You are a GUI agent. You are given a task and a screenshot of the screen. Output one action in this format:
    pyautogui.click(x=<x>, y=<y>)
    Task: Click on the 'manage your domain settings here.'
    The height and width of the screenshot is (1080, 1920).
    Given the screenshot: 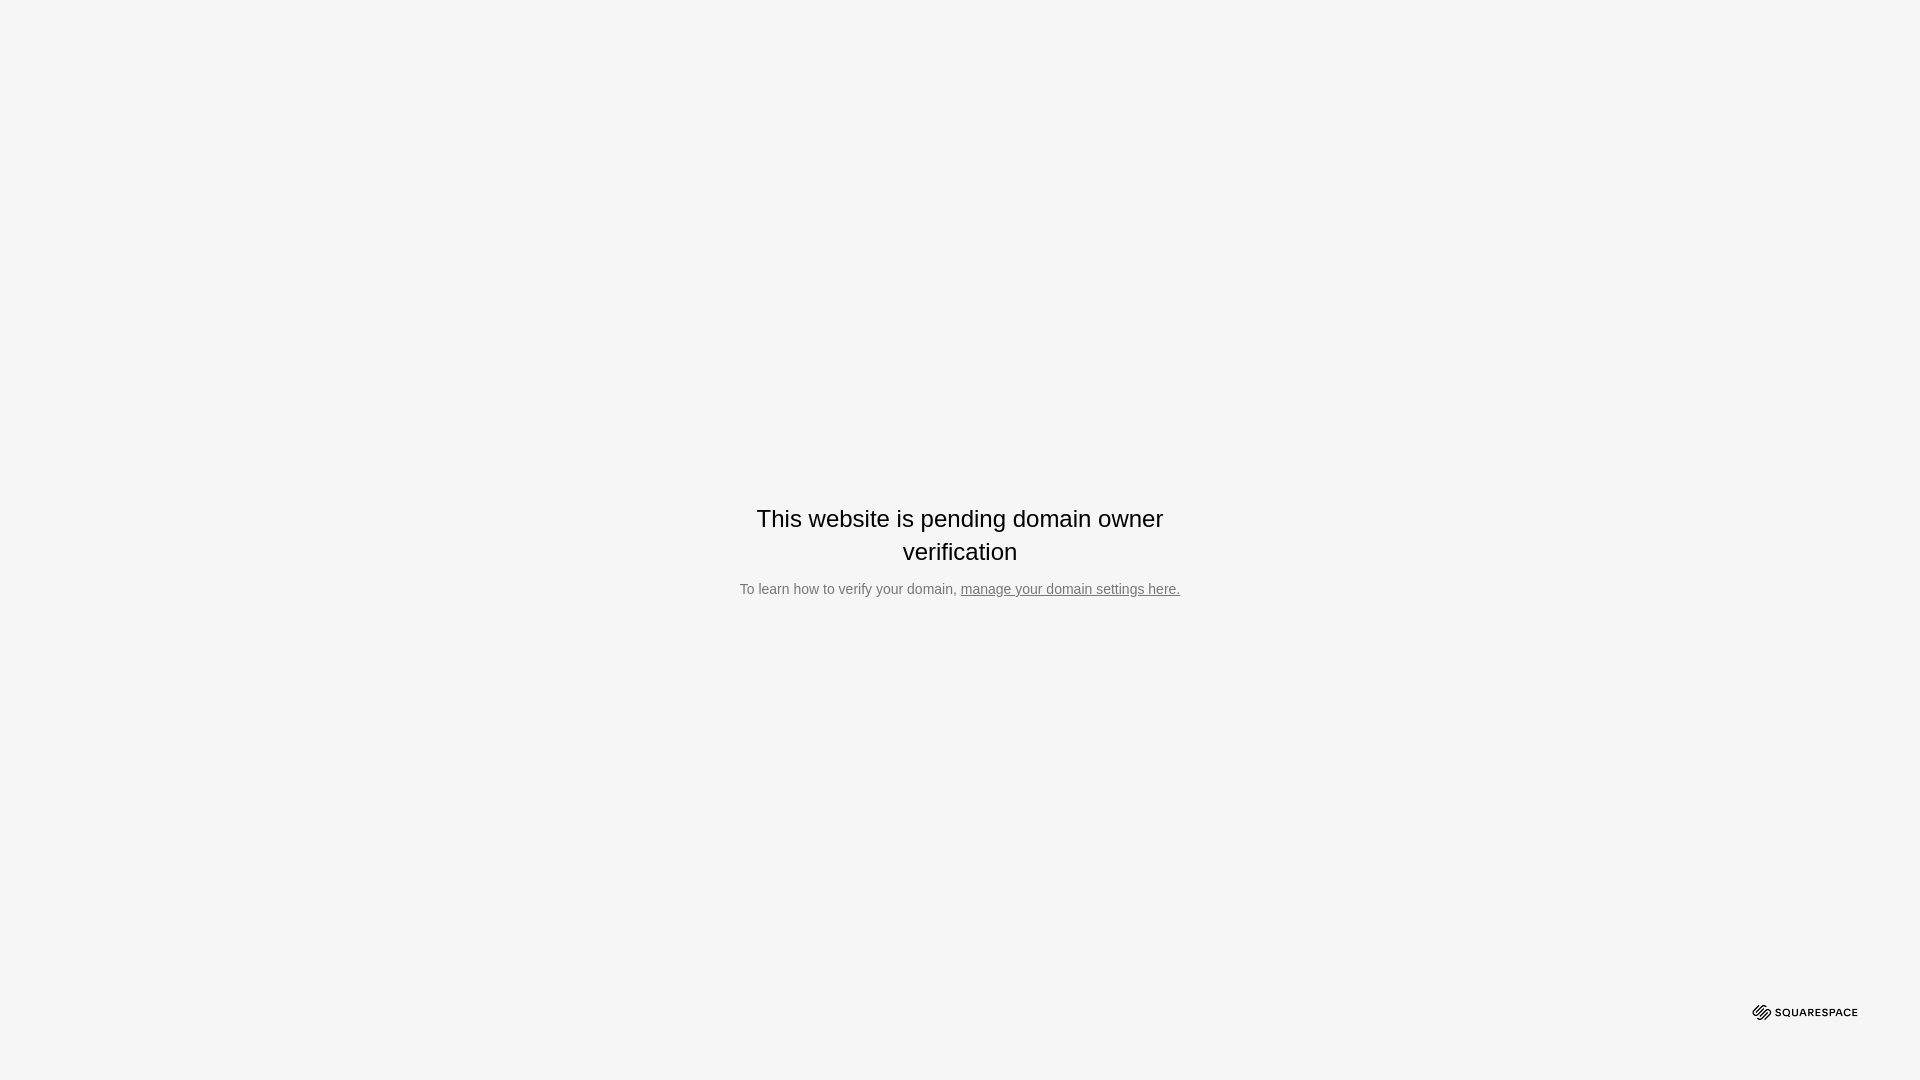 What is the action you would take?
    pyautogui.click(x=1069, y=588)
    